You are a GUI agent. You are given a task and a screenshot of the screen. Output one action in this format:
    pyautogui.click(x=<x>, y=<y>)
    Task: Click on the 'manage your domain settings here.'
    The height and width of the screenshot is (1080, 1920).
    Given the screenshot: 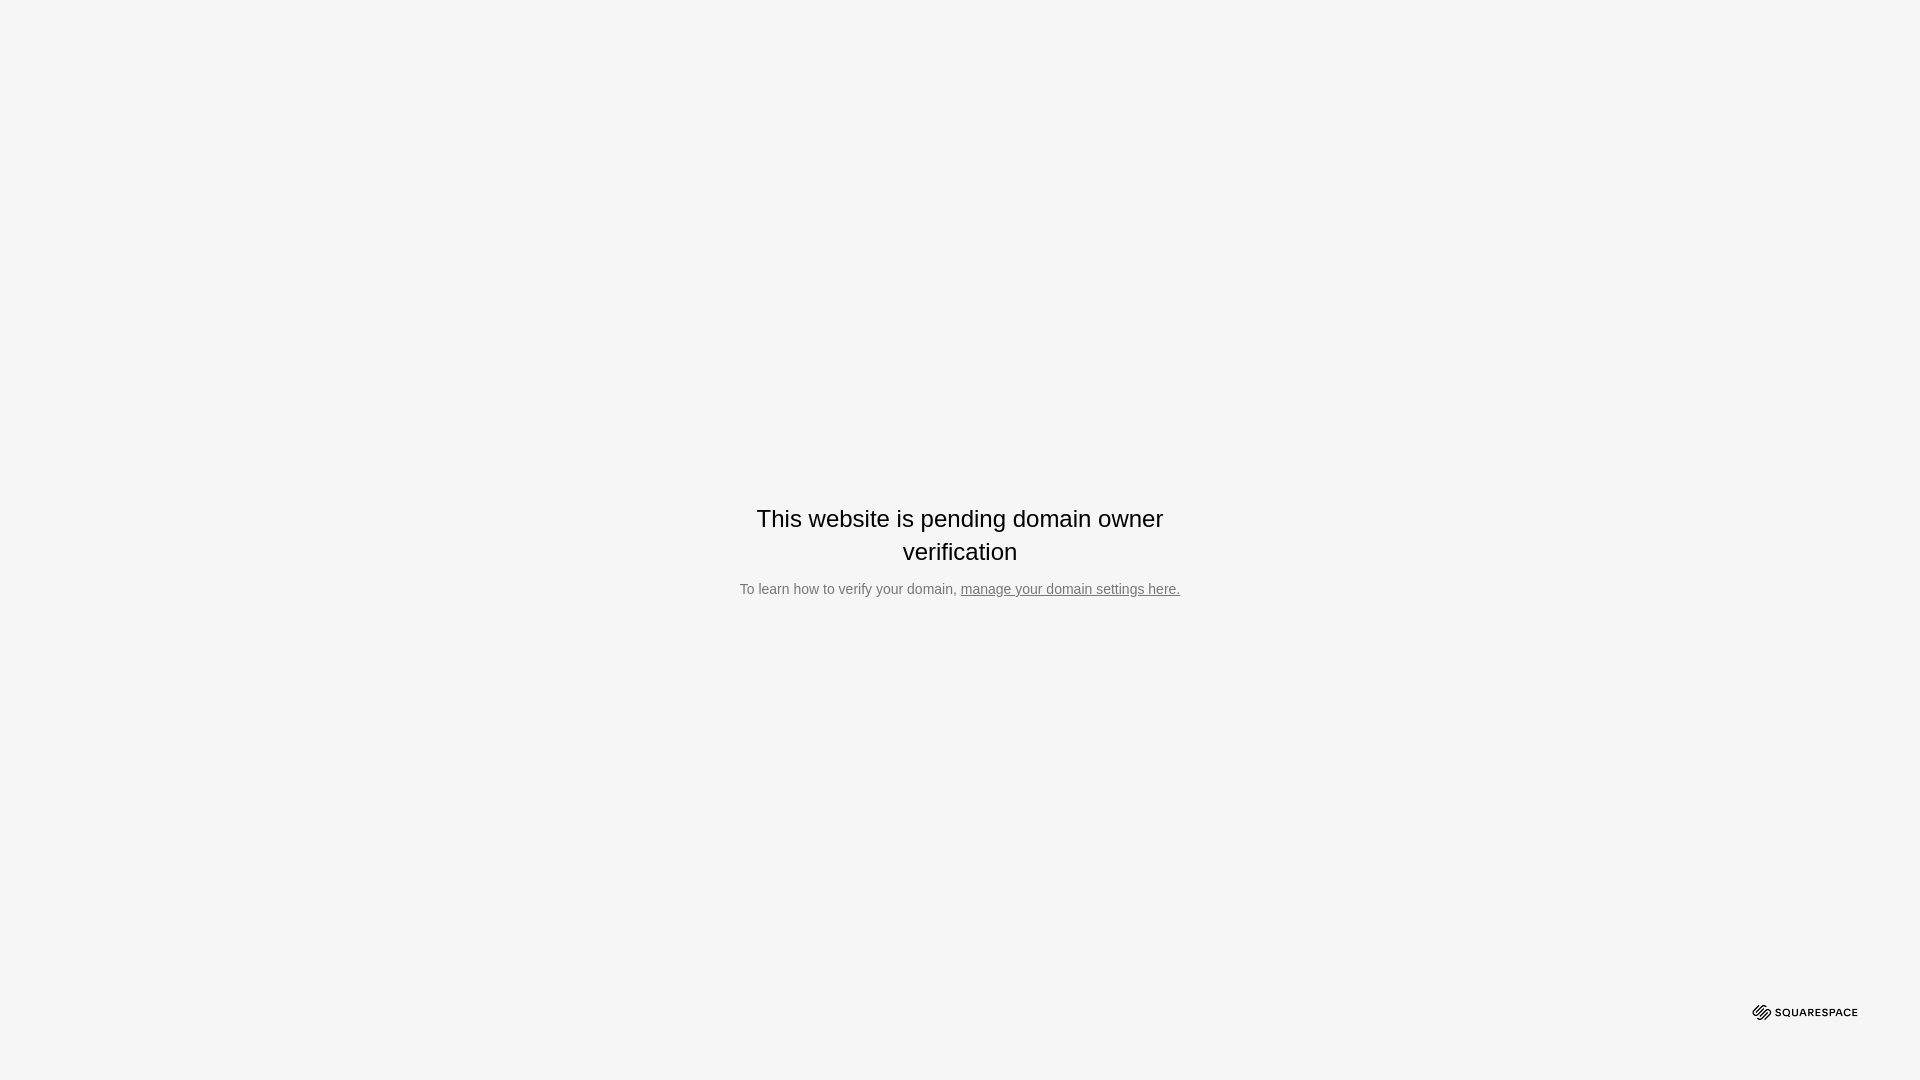 What is the action you would take?
    pyautogui.click(x=1069, y=588)
    